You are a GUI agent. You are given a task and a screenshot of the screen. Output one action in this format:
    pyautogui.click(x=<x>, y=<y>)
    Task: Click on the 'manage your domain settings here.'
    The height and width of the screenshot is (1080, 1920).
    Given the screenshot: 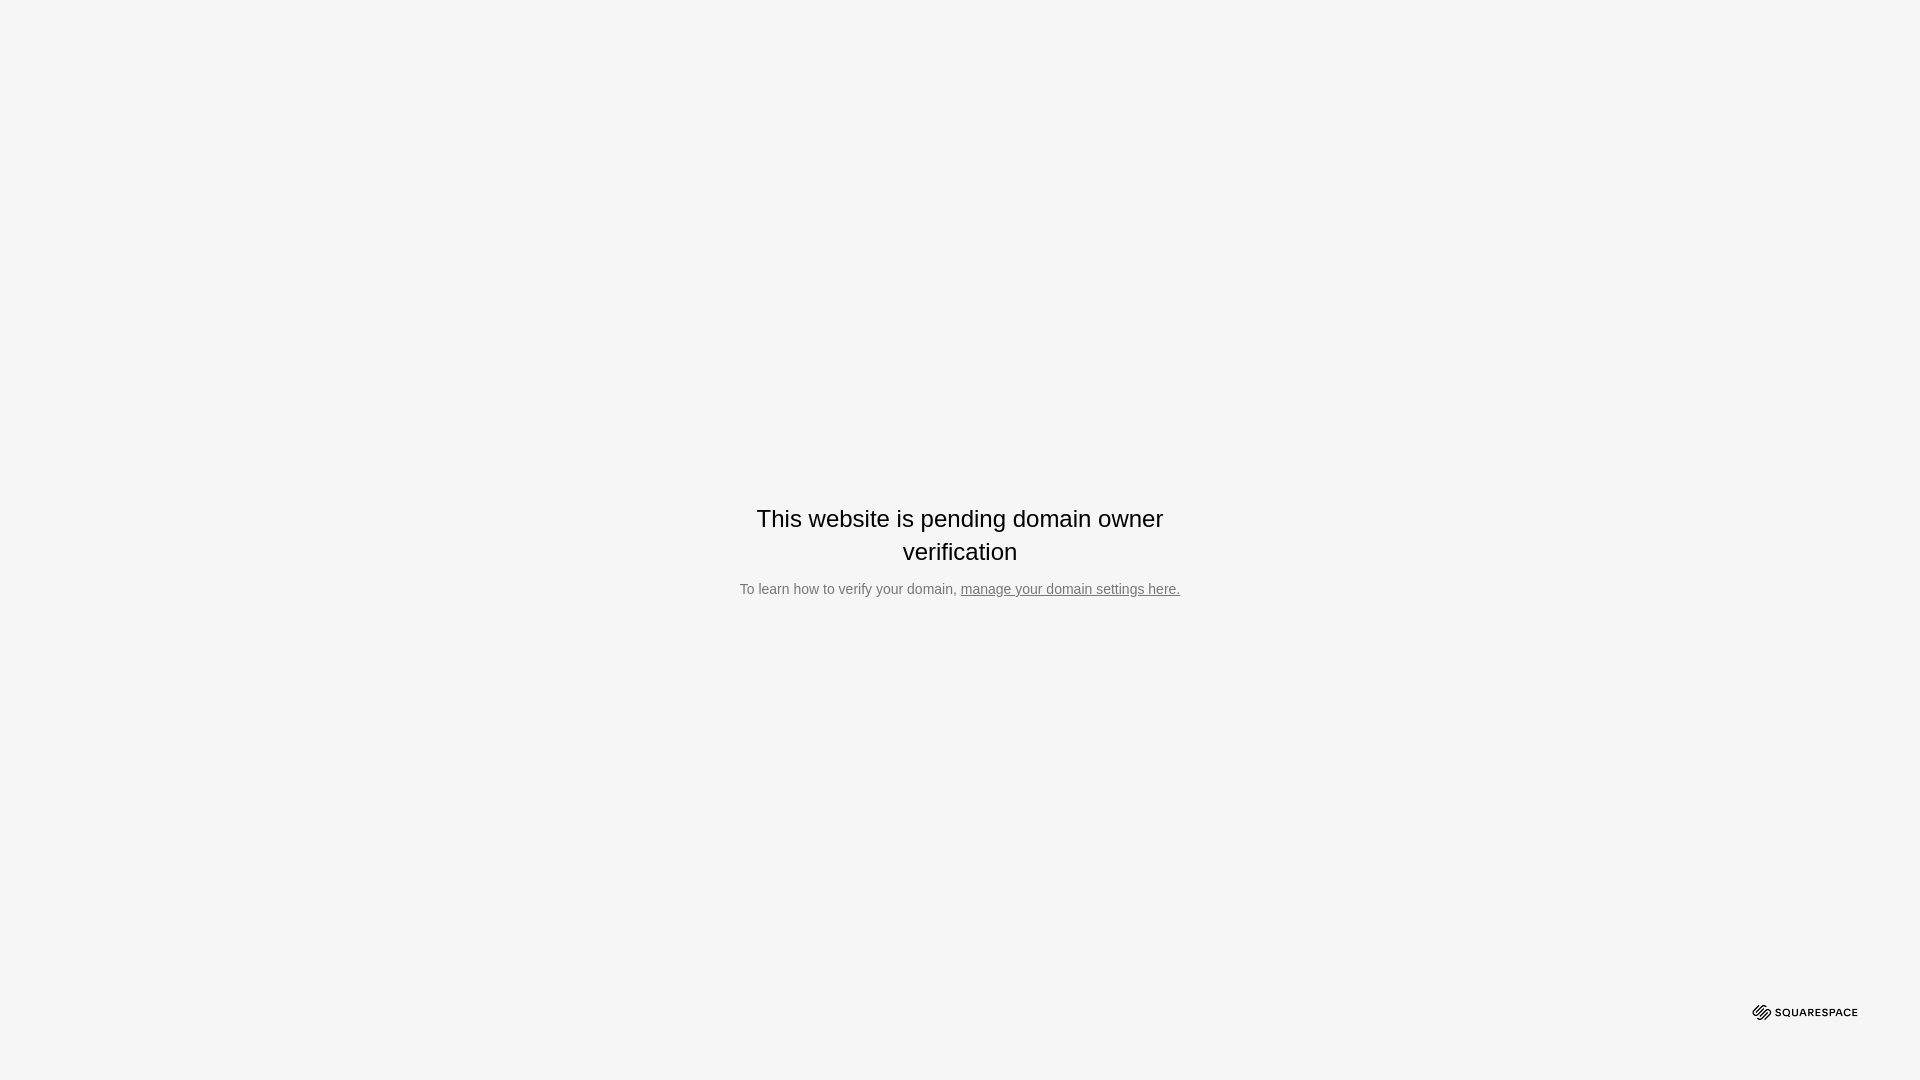 What is the action you would take?
    pyautogui.click(x=1069, y=588)
    